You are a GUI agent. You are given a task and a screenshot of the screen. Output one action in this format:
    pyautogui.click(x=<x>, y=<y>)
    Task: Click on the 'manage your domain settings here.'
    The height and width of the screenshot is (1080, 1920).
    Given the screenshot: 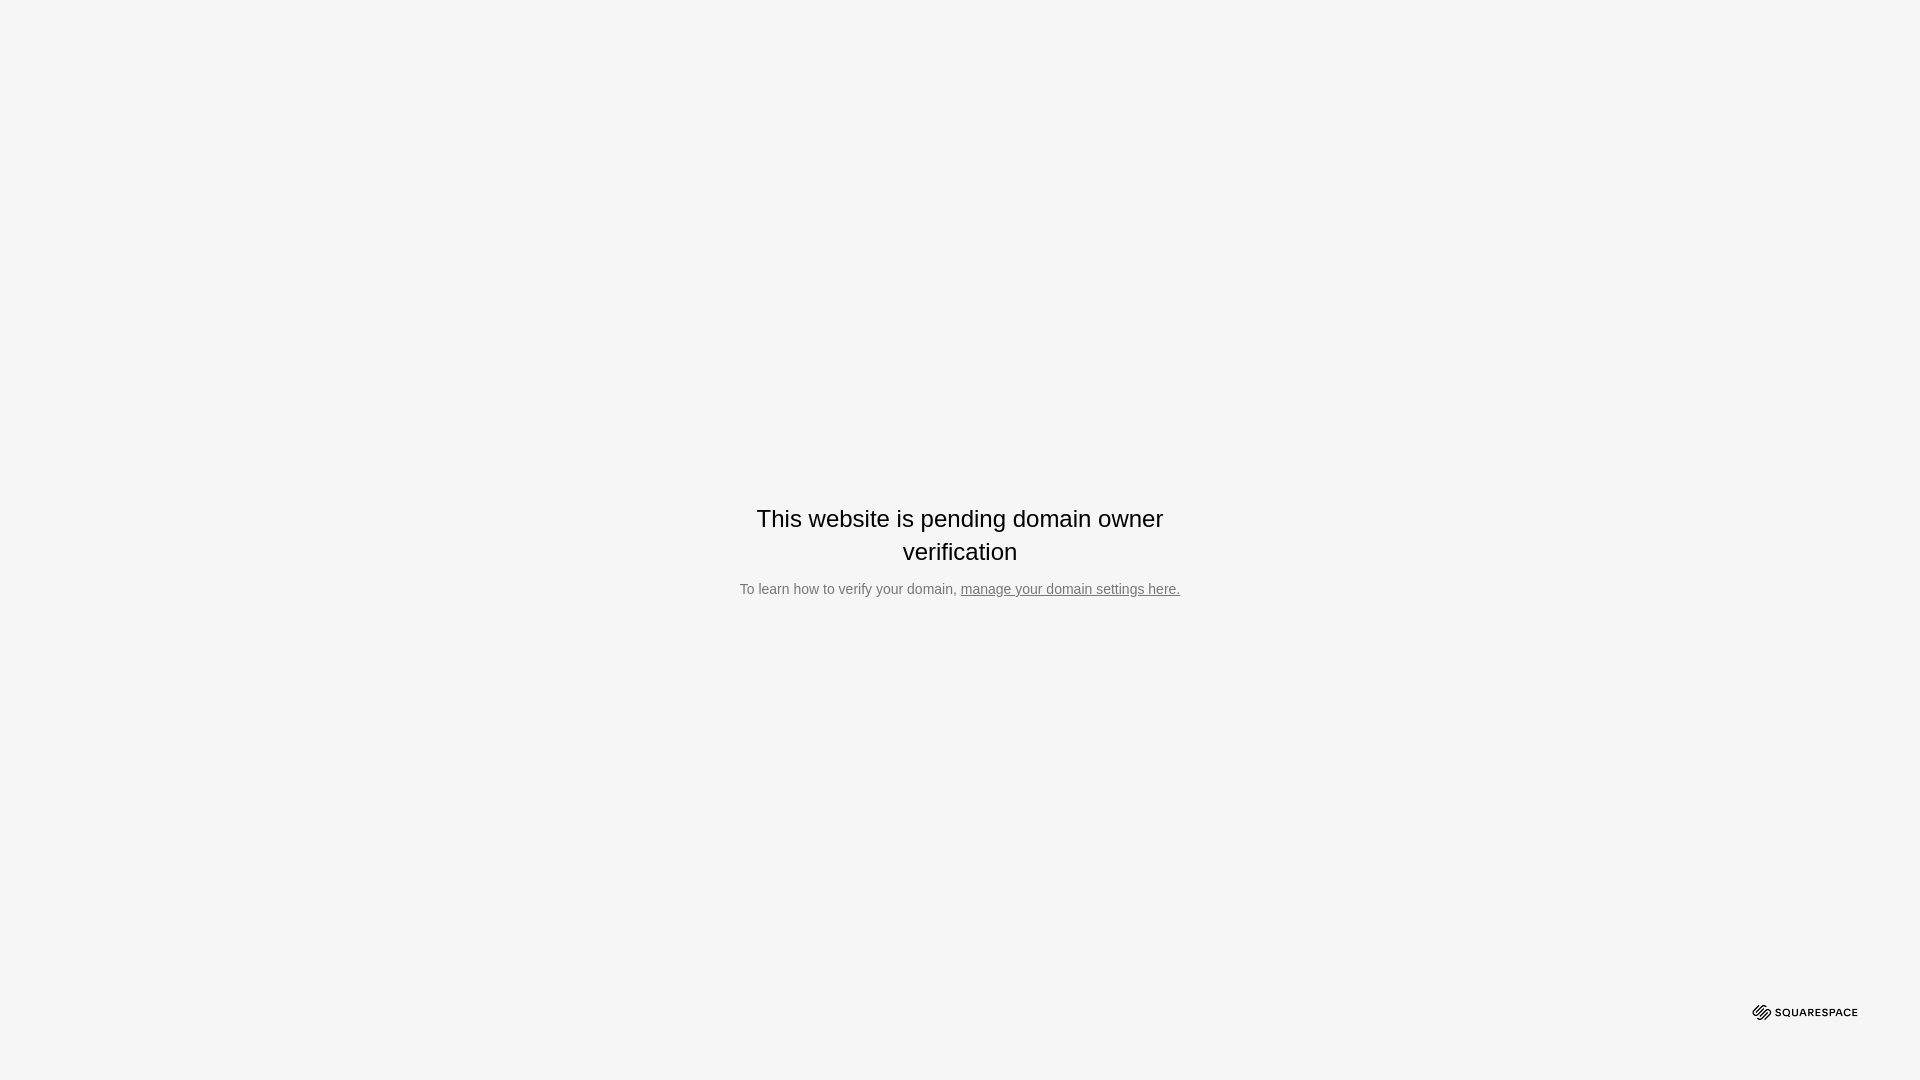 What is the action you would take?
    pyautogui.click(x=1069, y=588)
    